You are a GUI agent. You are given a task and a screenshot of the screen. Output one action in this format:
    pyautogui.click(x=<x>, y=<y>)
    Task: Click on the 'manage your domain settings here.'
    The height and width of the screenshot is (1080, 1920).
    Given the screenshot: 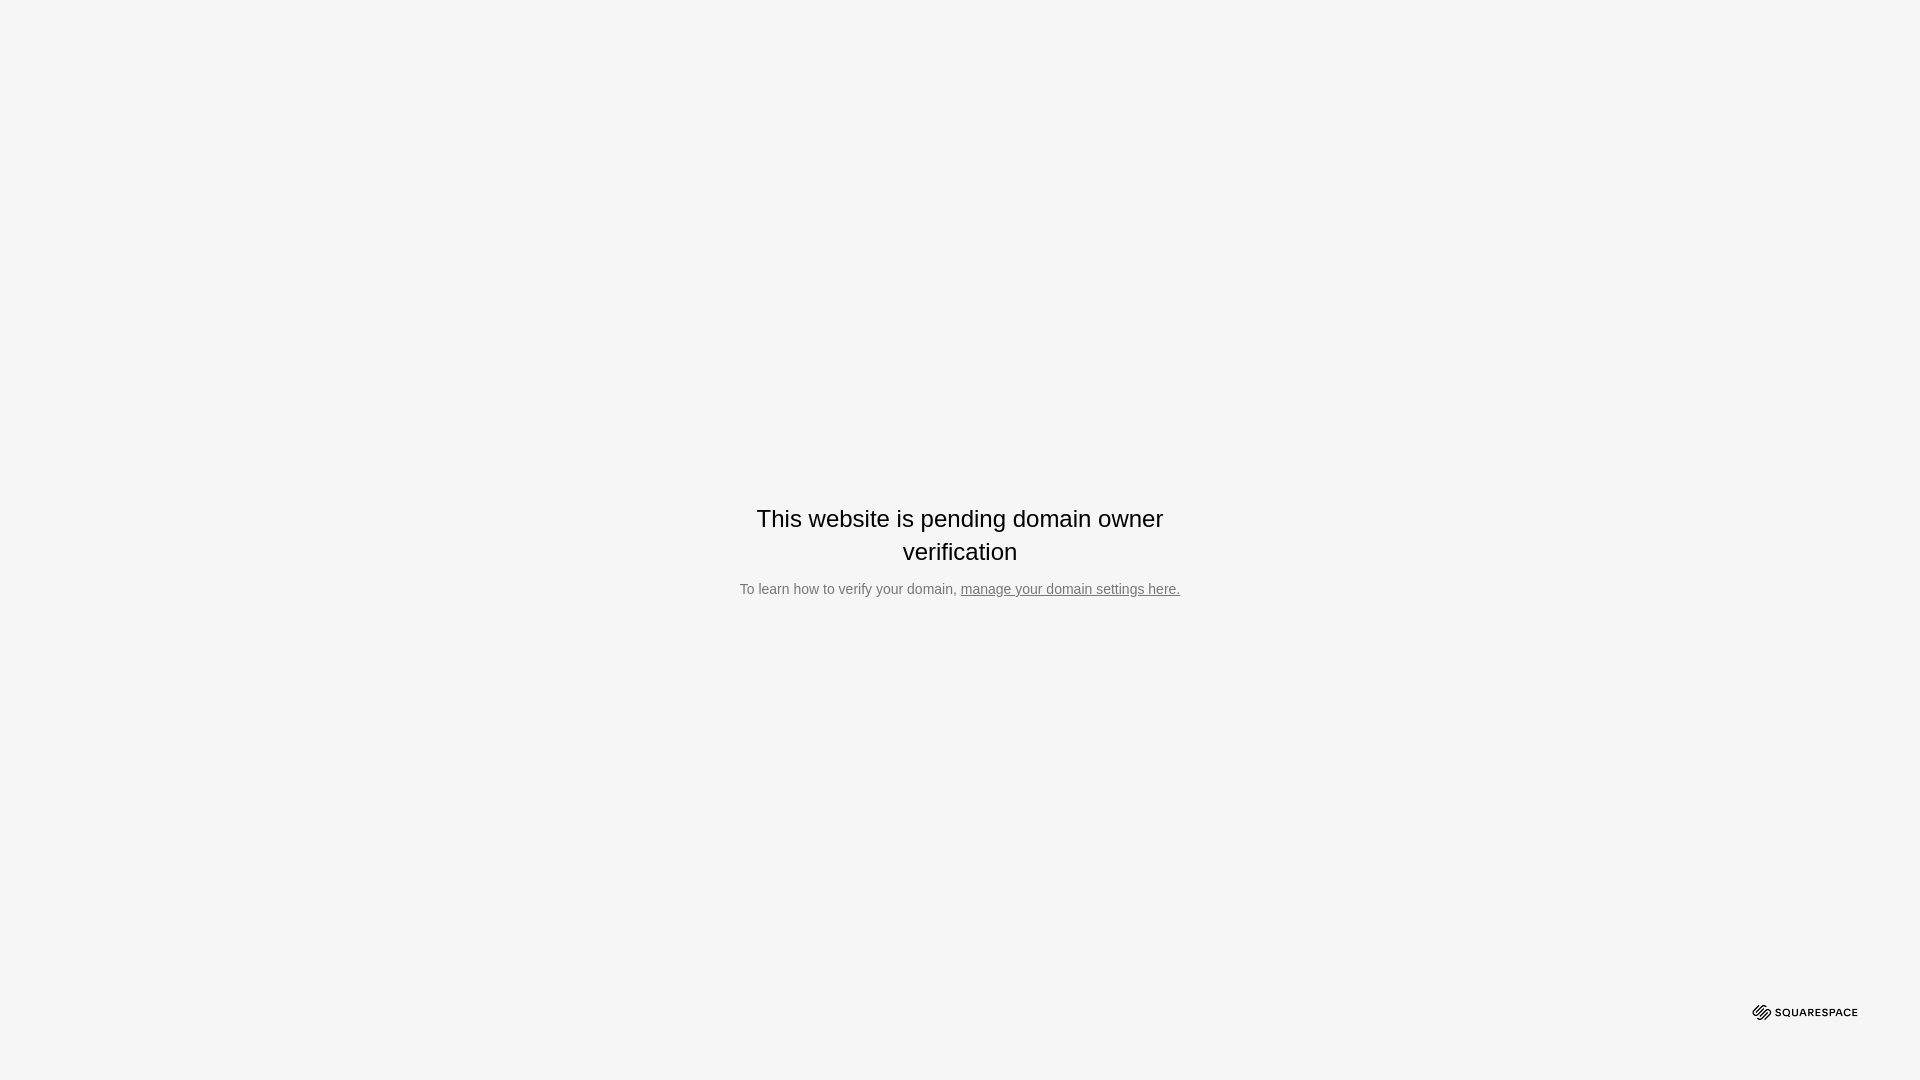 What is the action you would take?
    pyautogui.click(x=1069, y=588)
    